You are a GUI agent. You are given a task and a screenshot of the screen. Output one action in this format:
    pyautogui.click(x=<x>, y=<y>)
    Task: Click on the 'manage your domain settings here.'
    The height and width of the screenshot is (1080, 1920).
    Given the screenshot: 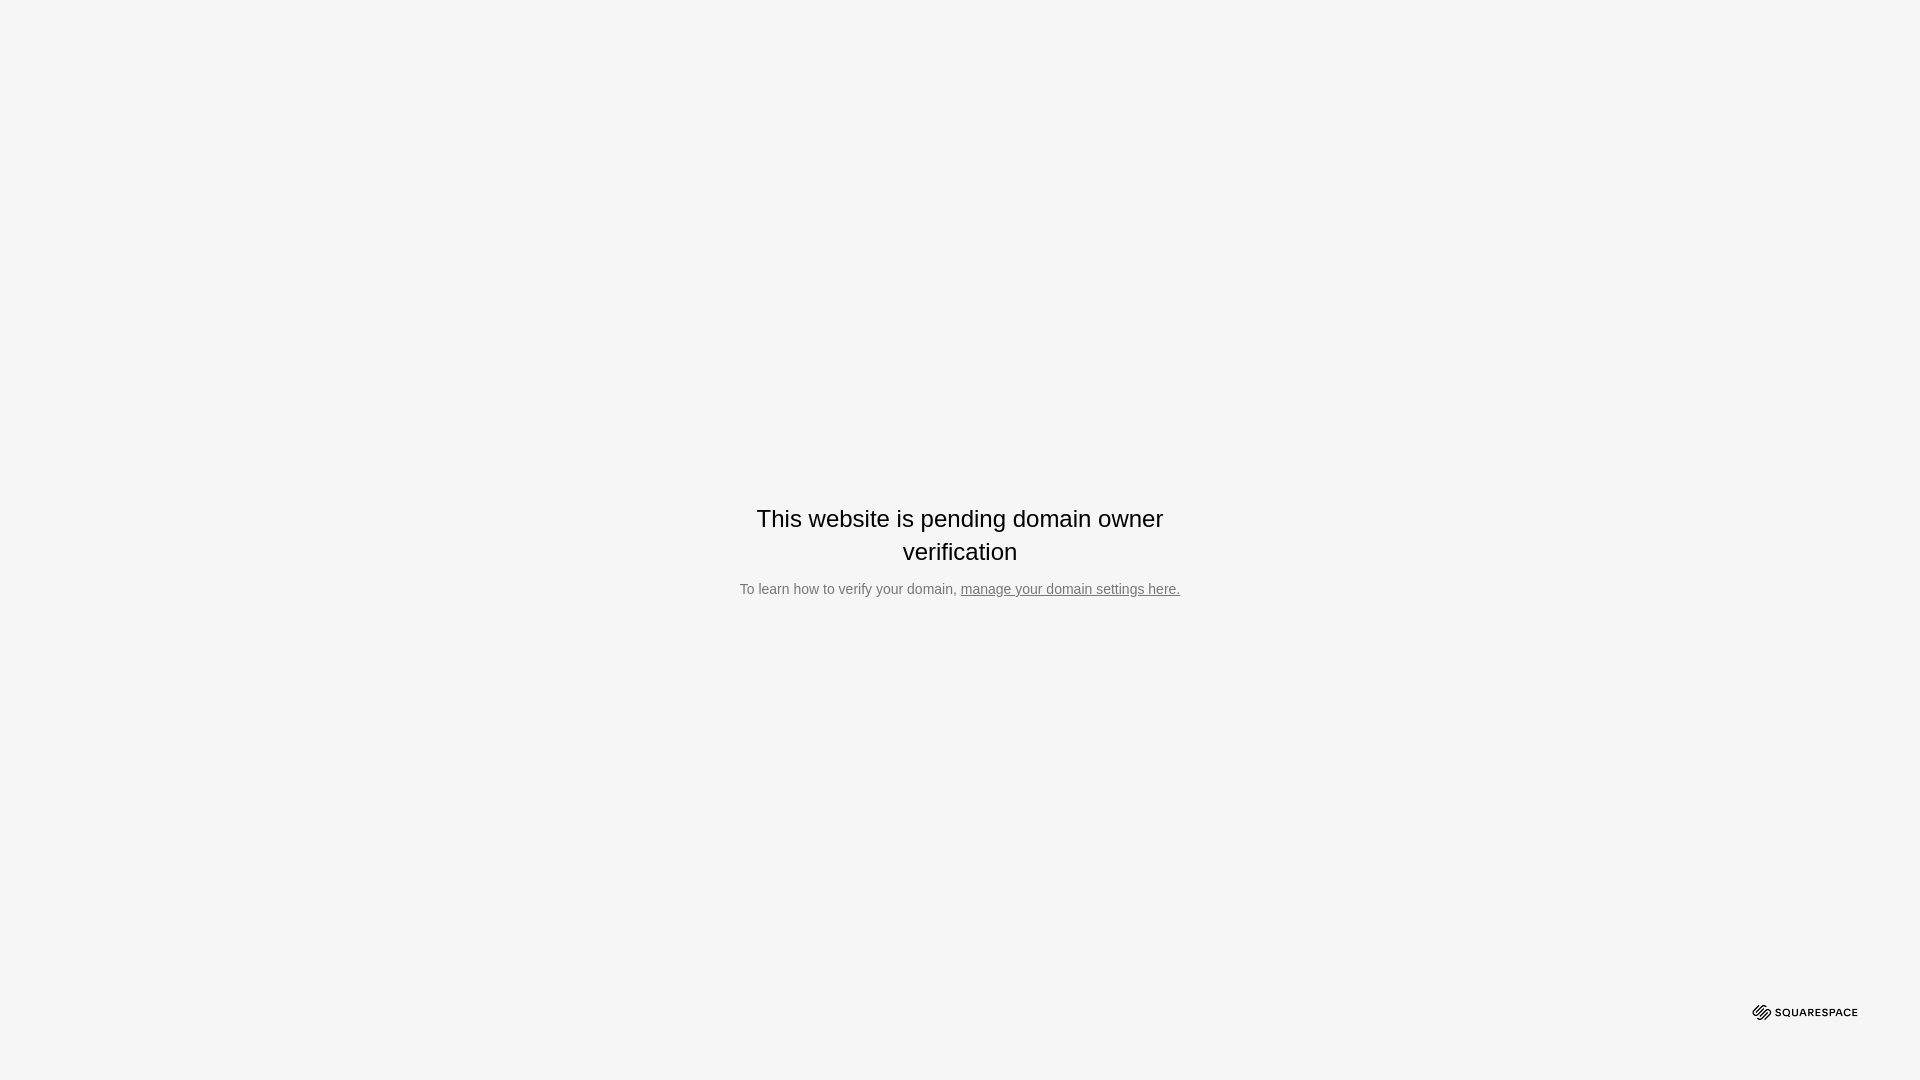 What is the action you would take?
    pyautogui.click(x=1069, y=588)
    